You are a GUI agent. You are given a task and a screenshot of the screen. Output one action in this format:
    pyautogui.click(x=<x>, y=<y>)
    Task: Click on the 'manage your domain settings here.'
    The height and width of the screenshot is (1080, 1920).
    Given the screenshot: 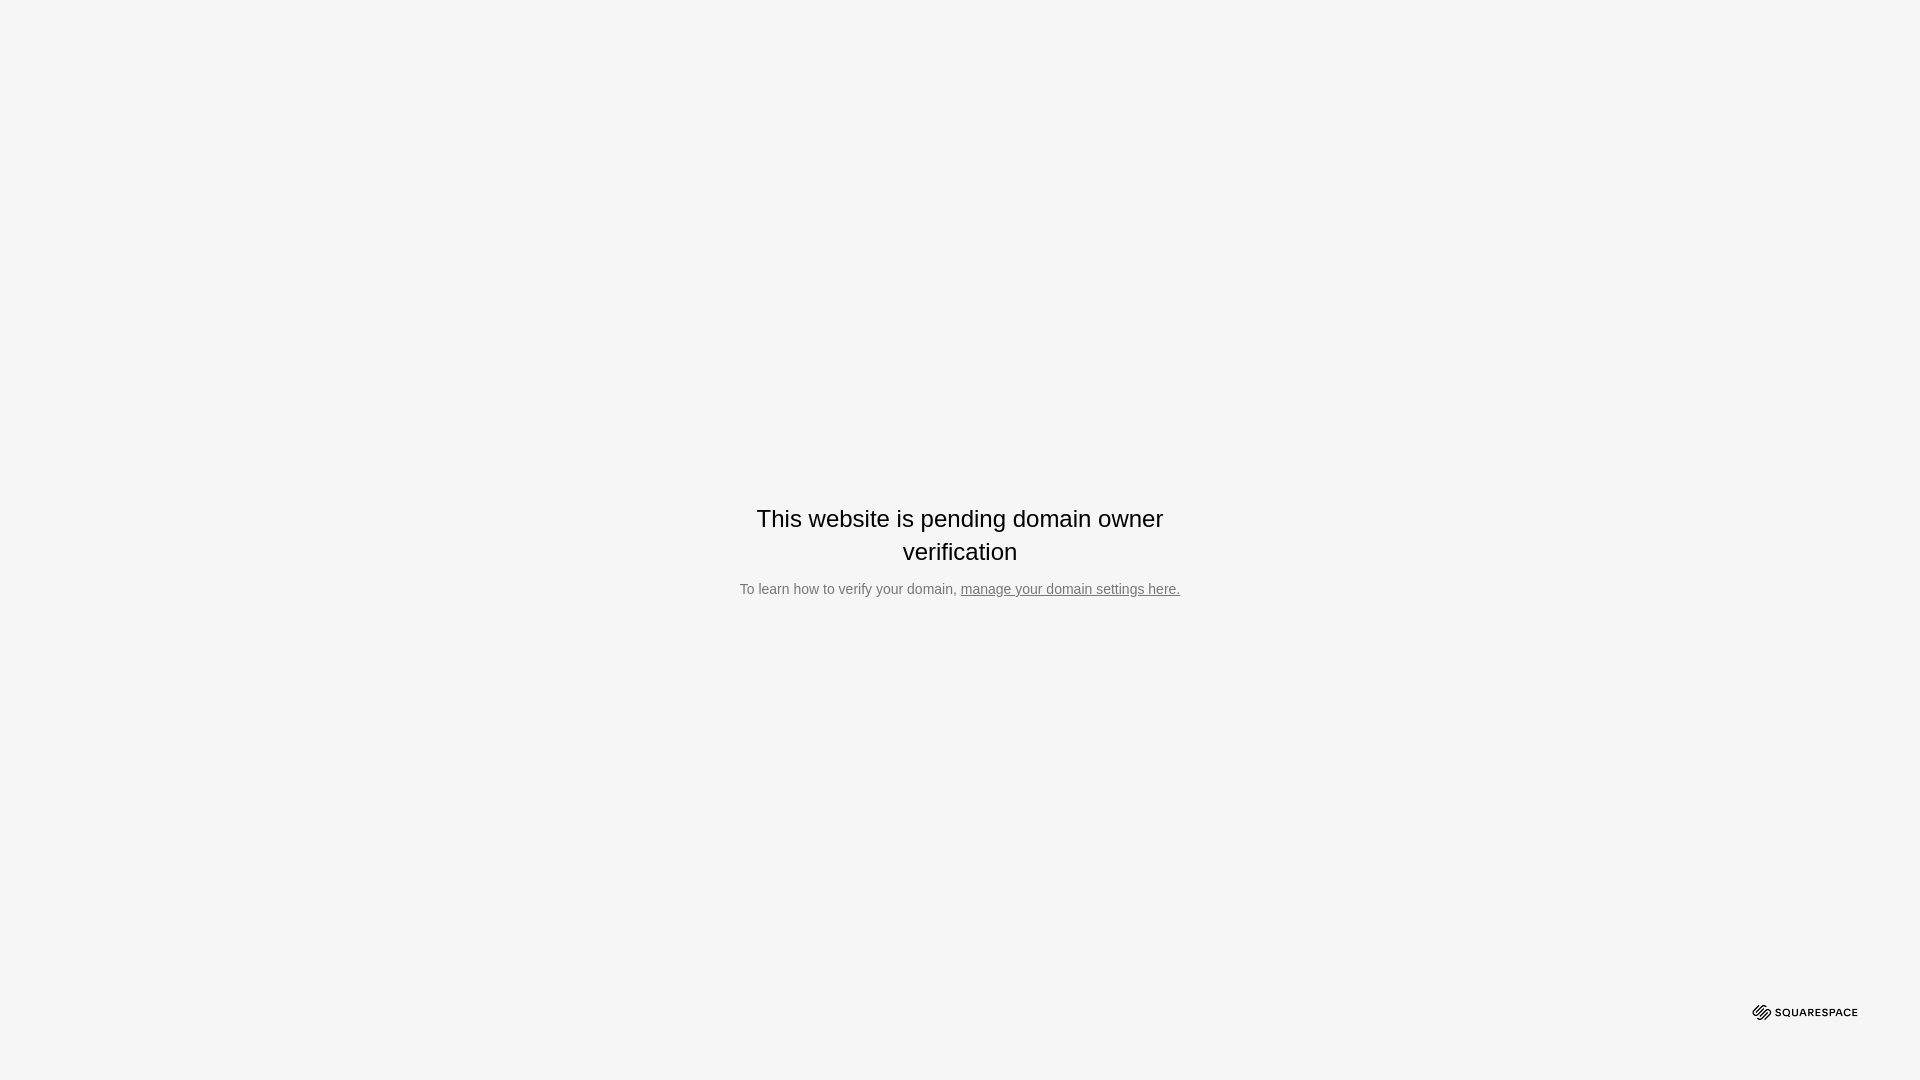 What is the action you would take?
    pyautogui.click(x=1069, y=588)
    